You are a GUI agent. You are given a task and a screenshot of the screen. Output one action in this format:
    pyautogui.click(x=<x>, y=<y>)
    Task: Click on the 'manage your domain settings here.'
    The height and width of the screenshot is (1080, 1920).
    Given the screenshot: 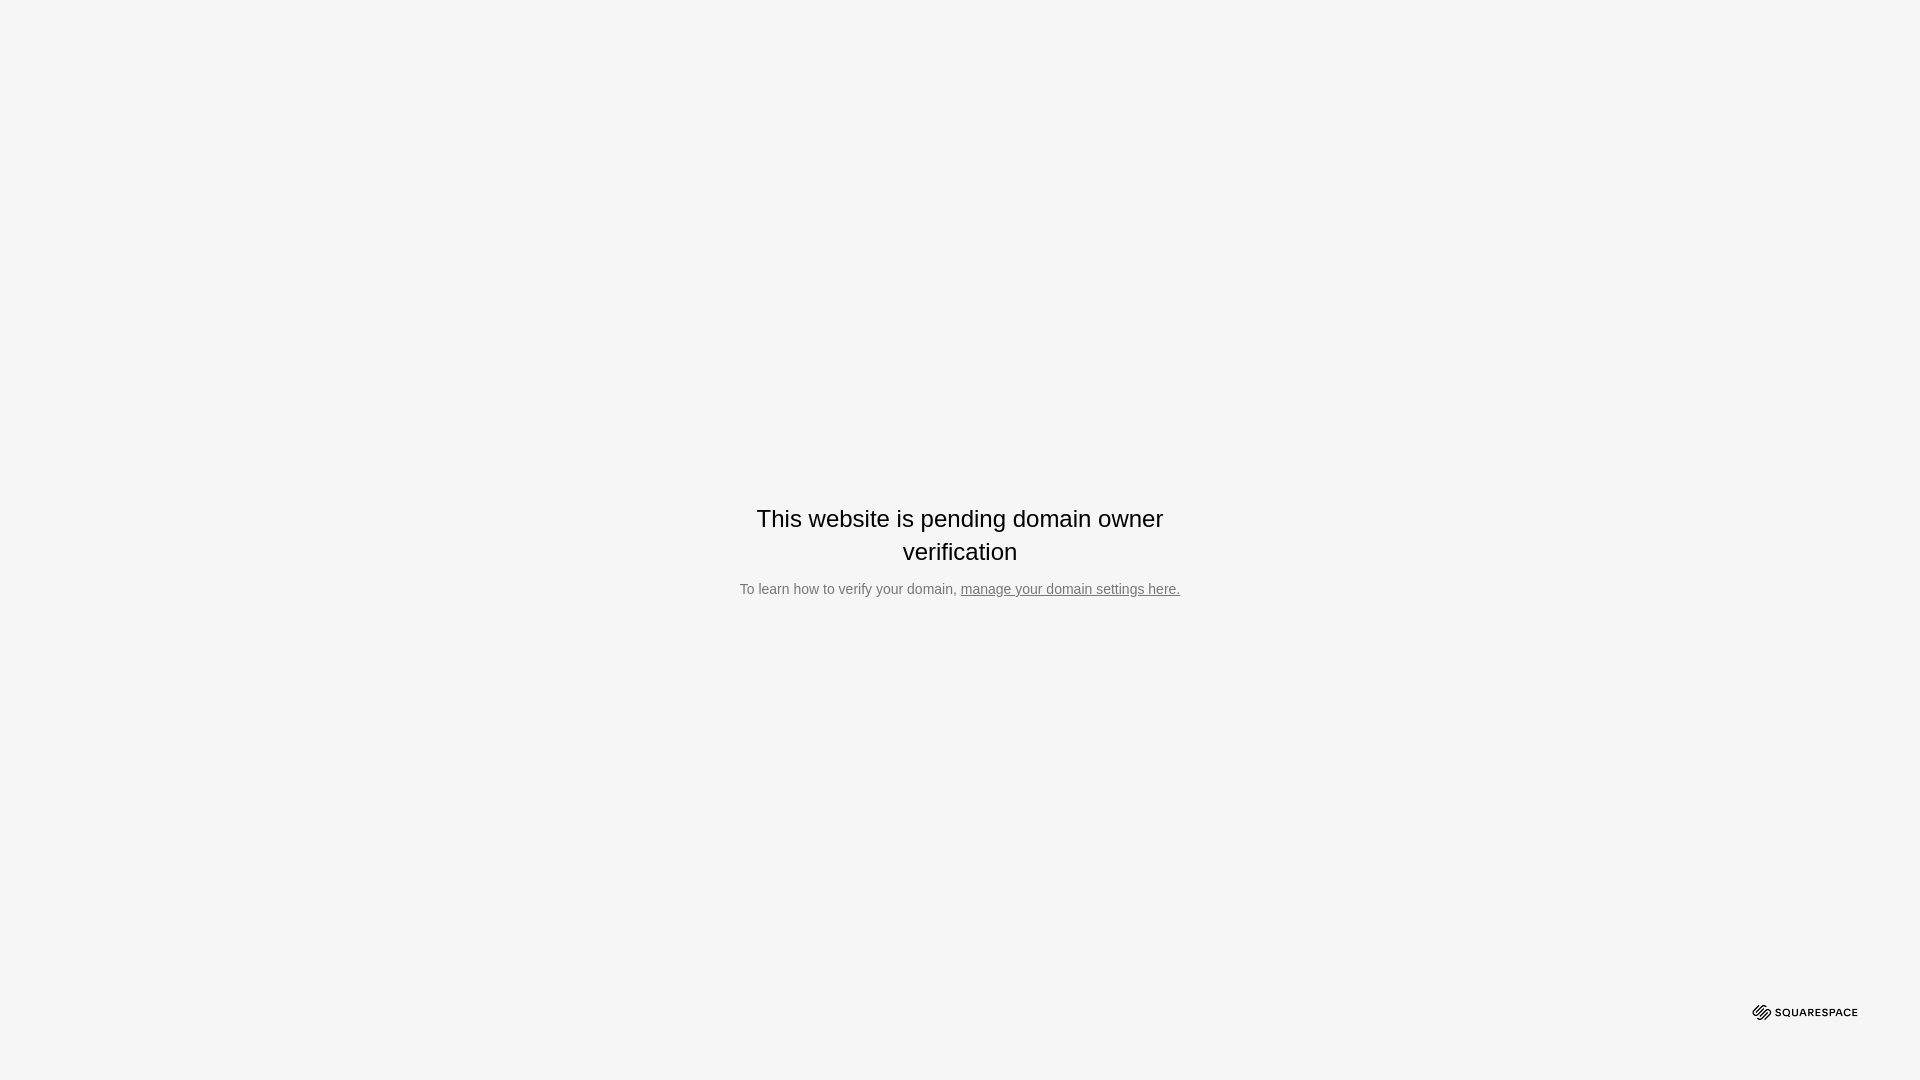 What is the action you would take?
    pyautogui.click(x=1069, y=588)
    